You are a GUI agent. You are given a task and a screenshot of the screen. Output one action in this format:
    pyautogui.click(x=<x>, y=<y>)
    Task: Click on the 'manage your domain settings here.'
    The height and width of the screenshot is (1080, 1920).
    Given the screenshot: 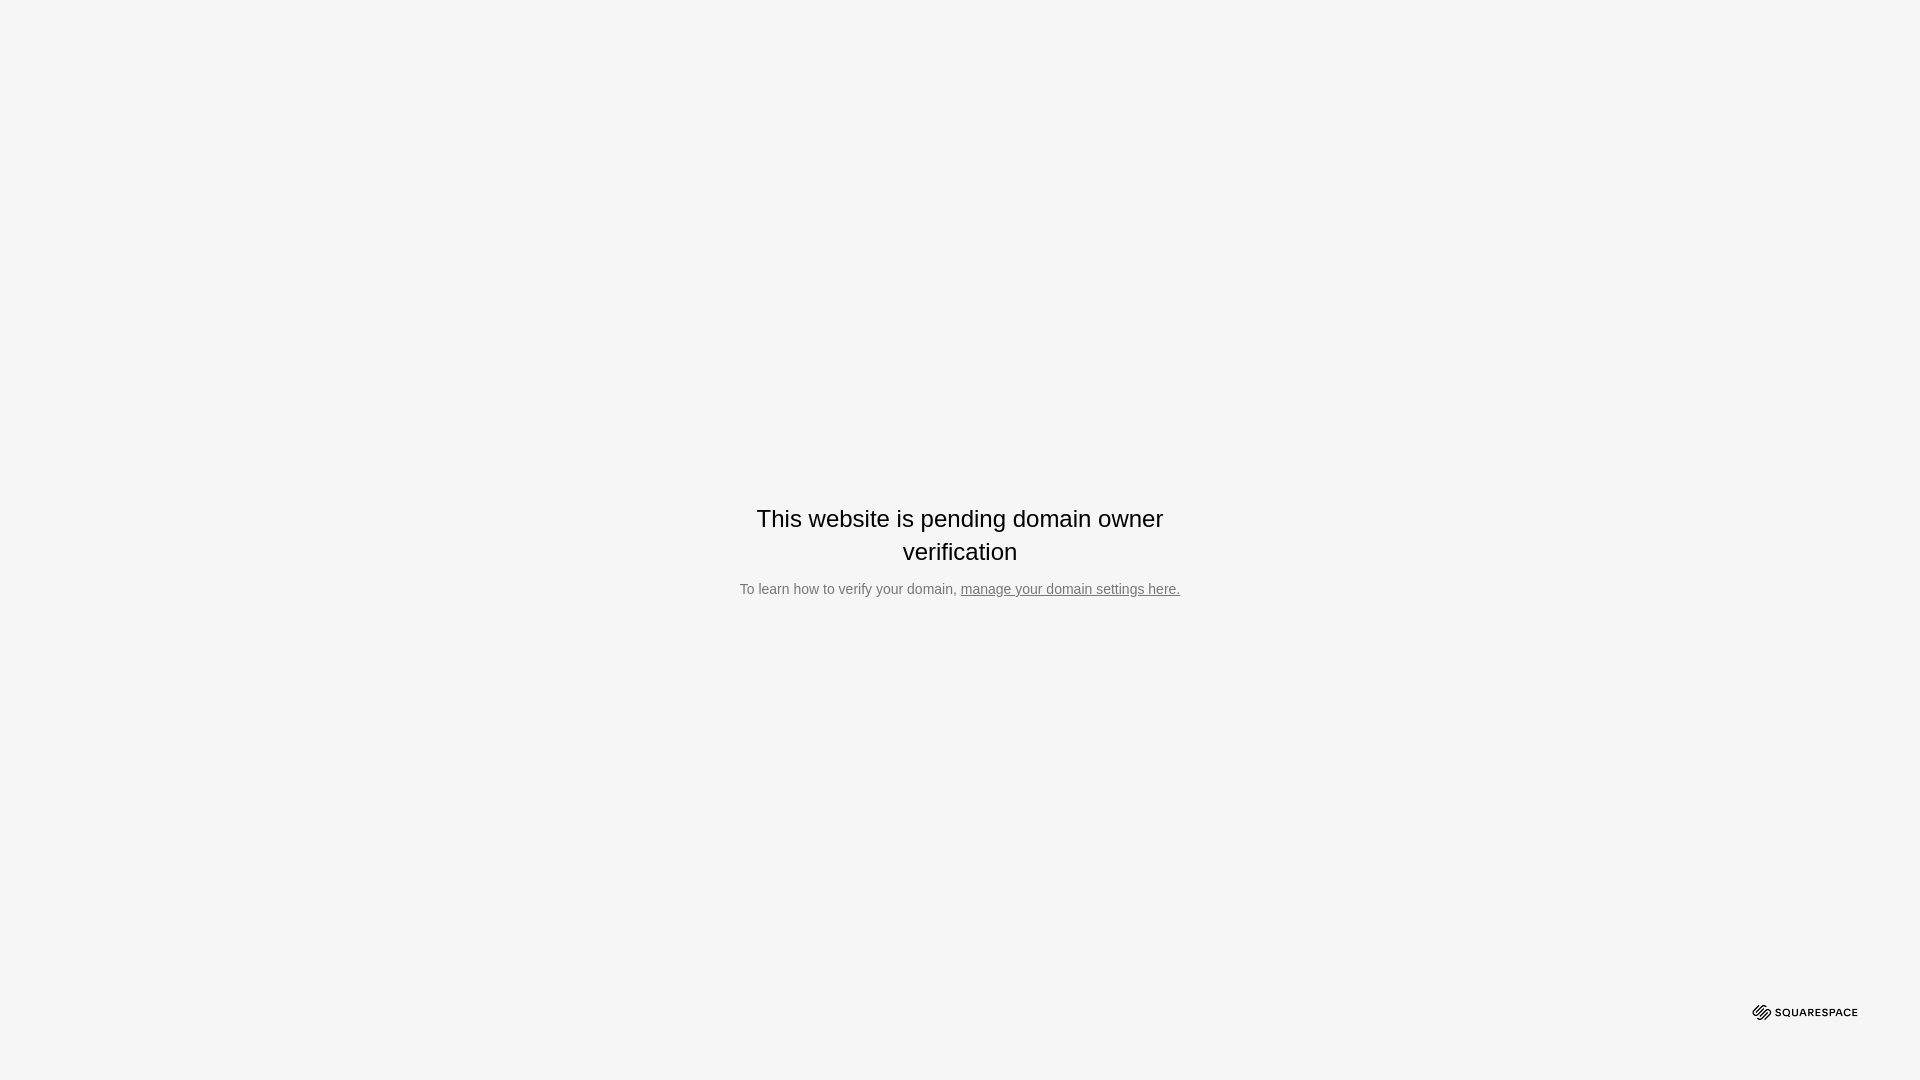 What is the action you would take?
    pyautogui.click(x=1069, y=588)
    